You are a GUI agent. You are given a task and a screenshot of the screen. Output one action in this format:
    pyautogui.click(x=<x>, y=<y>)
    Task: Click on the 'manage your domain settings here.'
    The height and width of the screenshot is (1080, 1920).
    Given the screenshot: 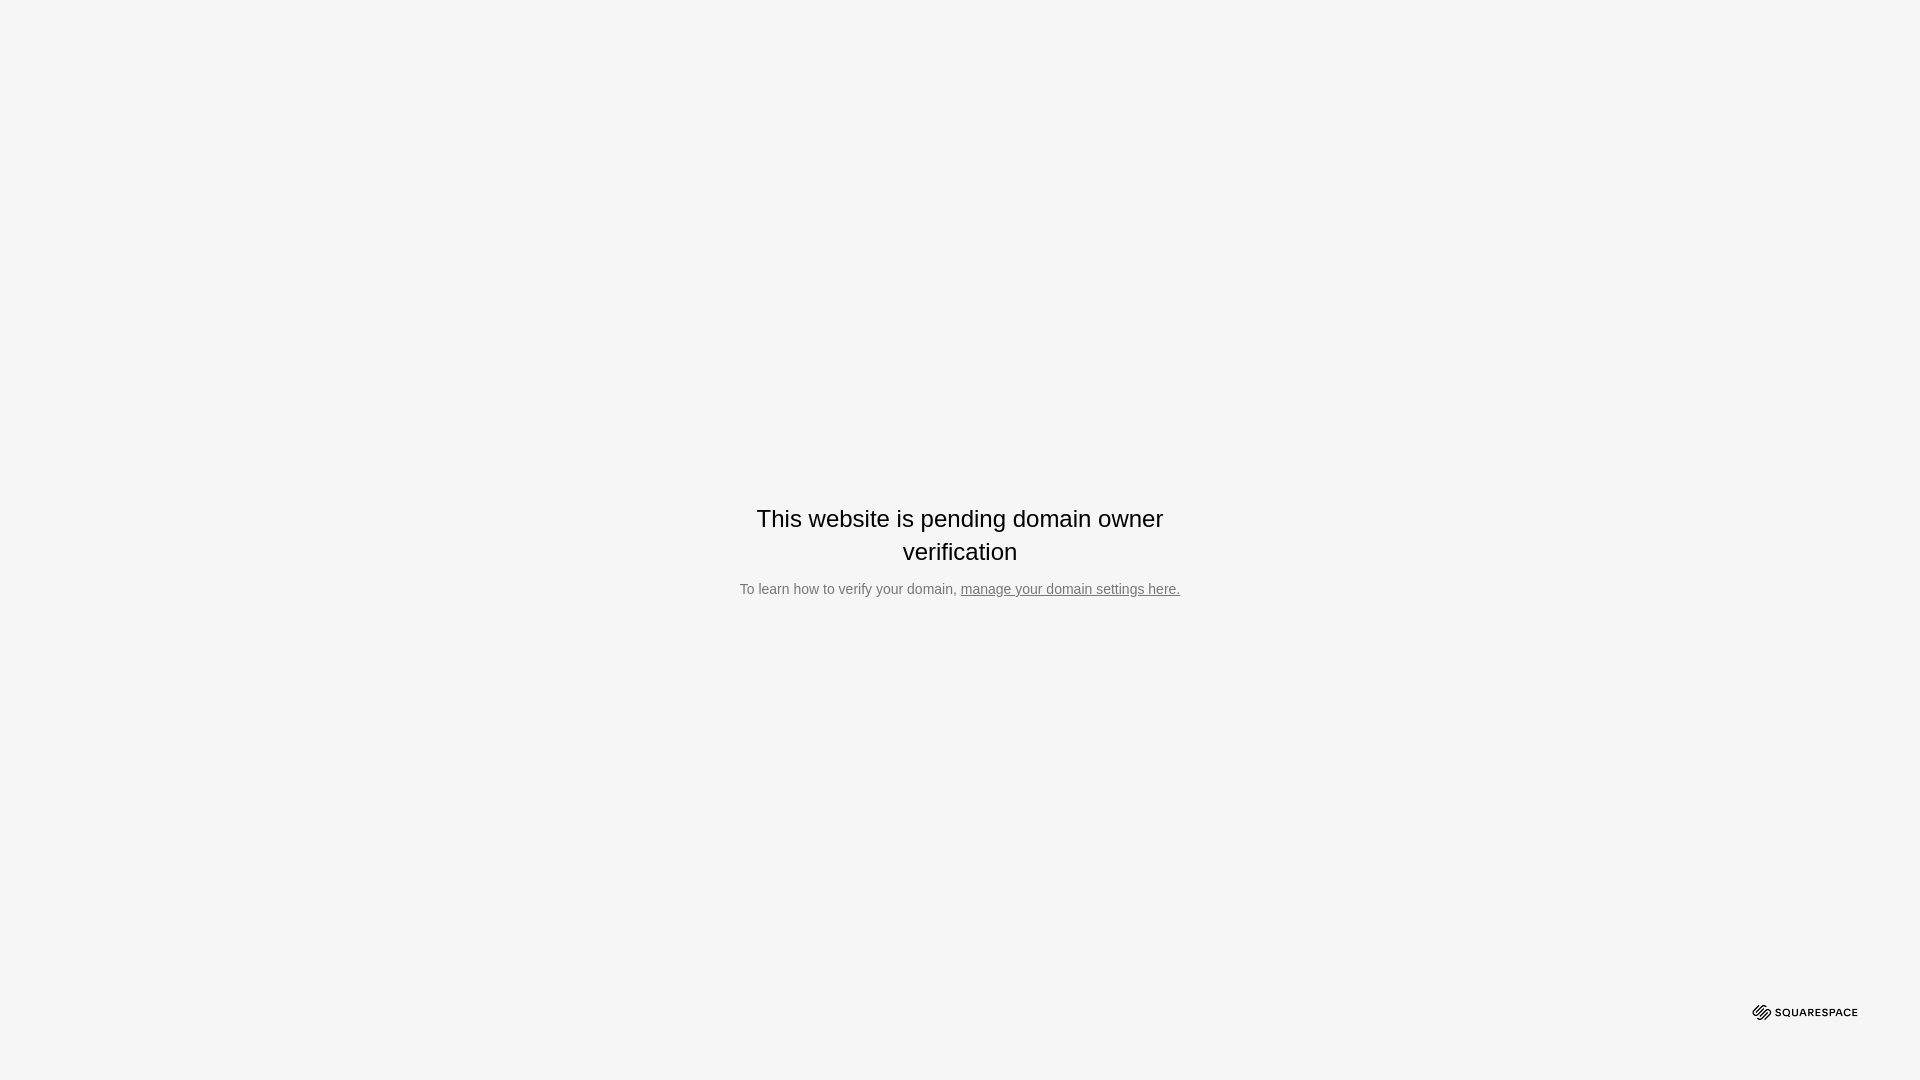 What is the action you would take?
    pyautogui.click(x=1069, y=588)
    